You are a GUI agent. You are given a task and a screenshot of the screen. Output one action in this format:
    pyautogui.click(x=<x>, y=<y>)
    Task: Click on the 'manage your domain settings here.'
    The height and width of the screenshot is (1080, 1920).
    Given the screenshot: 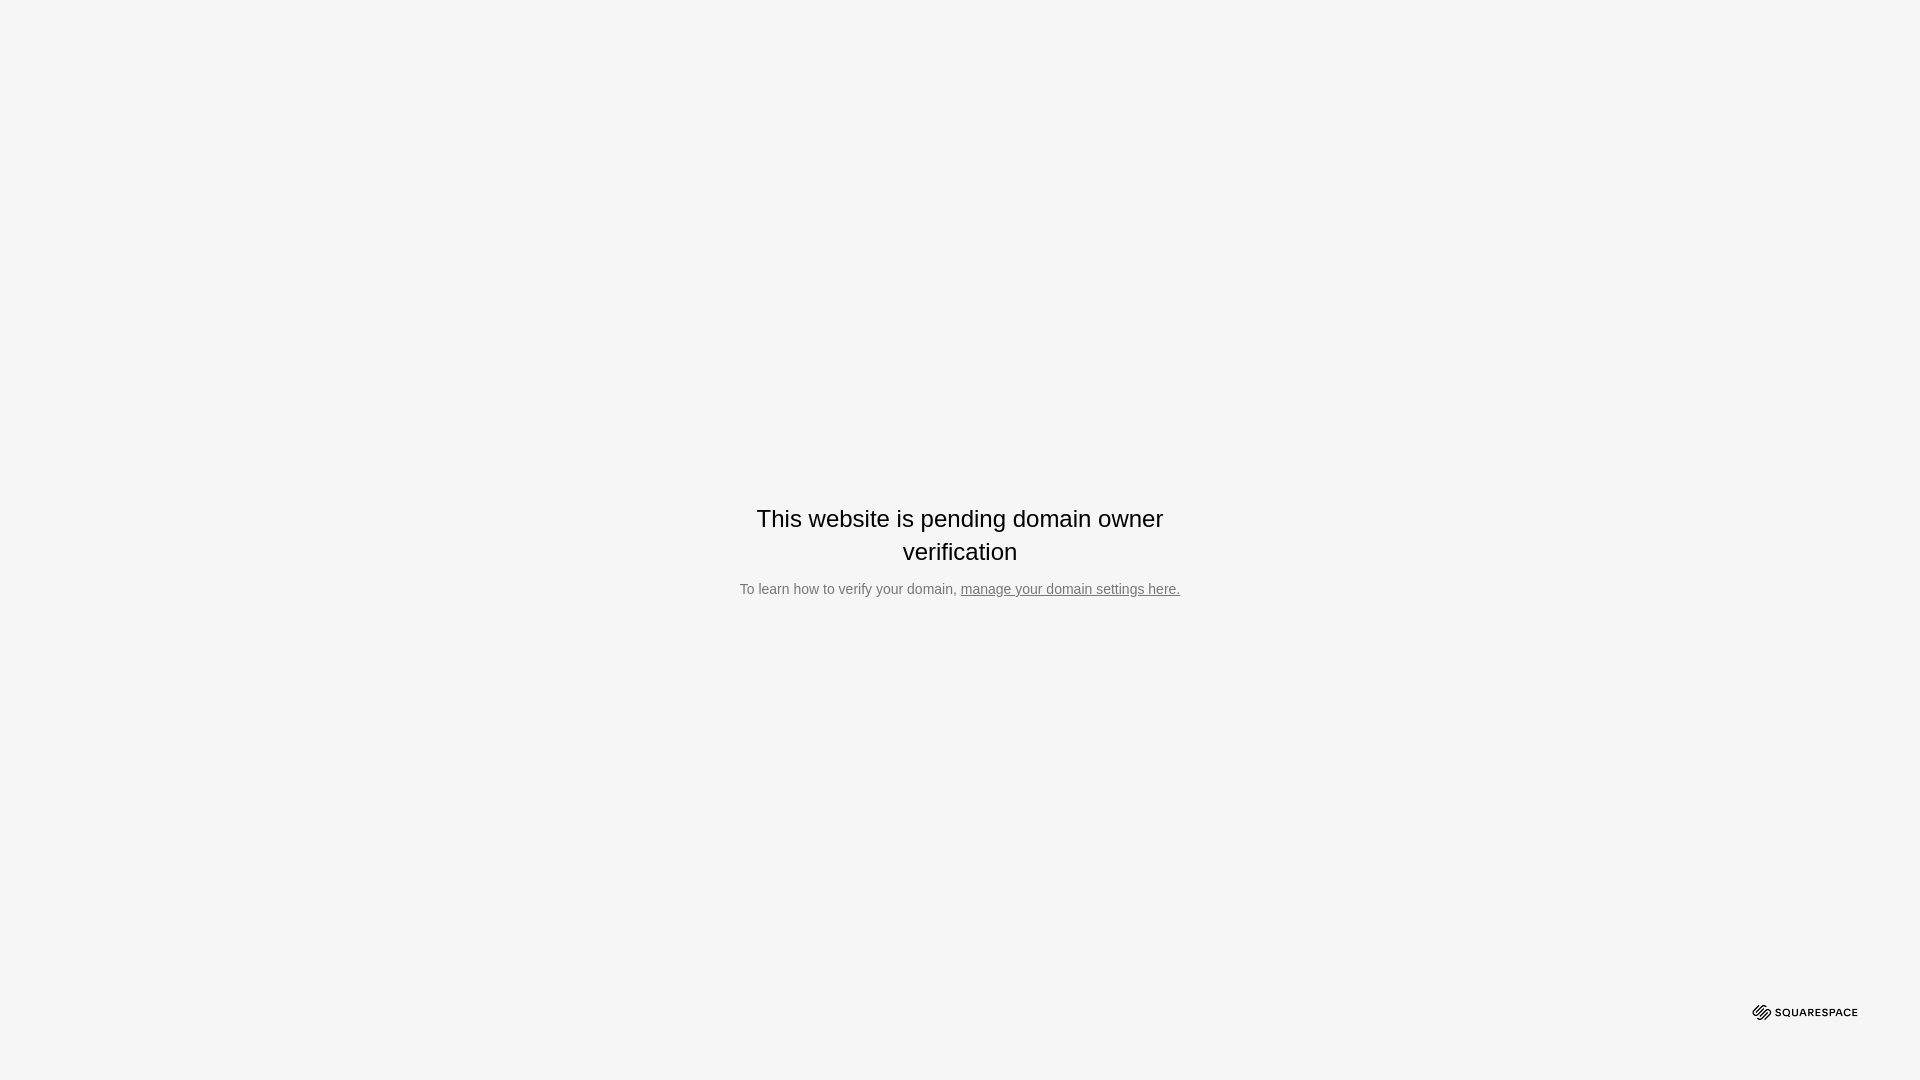 What is the action you would take?
    pyautogui.click(x=1069, y=588)
    